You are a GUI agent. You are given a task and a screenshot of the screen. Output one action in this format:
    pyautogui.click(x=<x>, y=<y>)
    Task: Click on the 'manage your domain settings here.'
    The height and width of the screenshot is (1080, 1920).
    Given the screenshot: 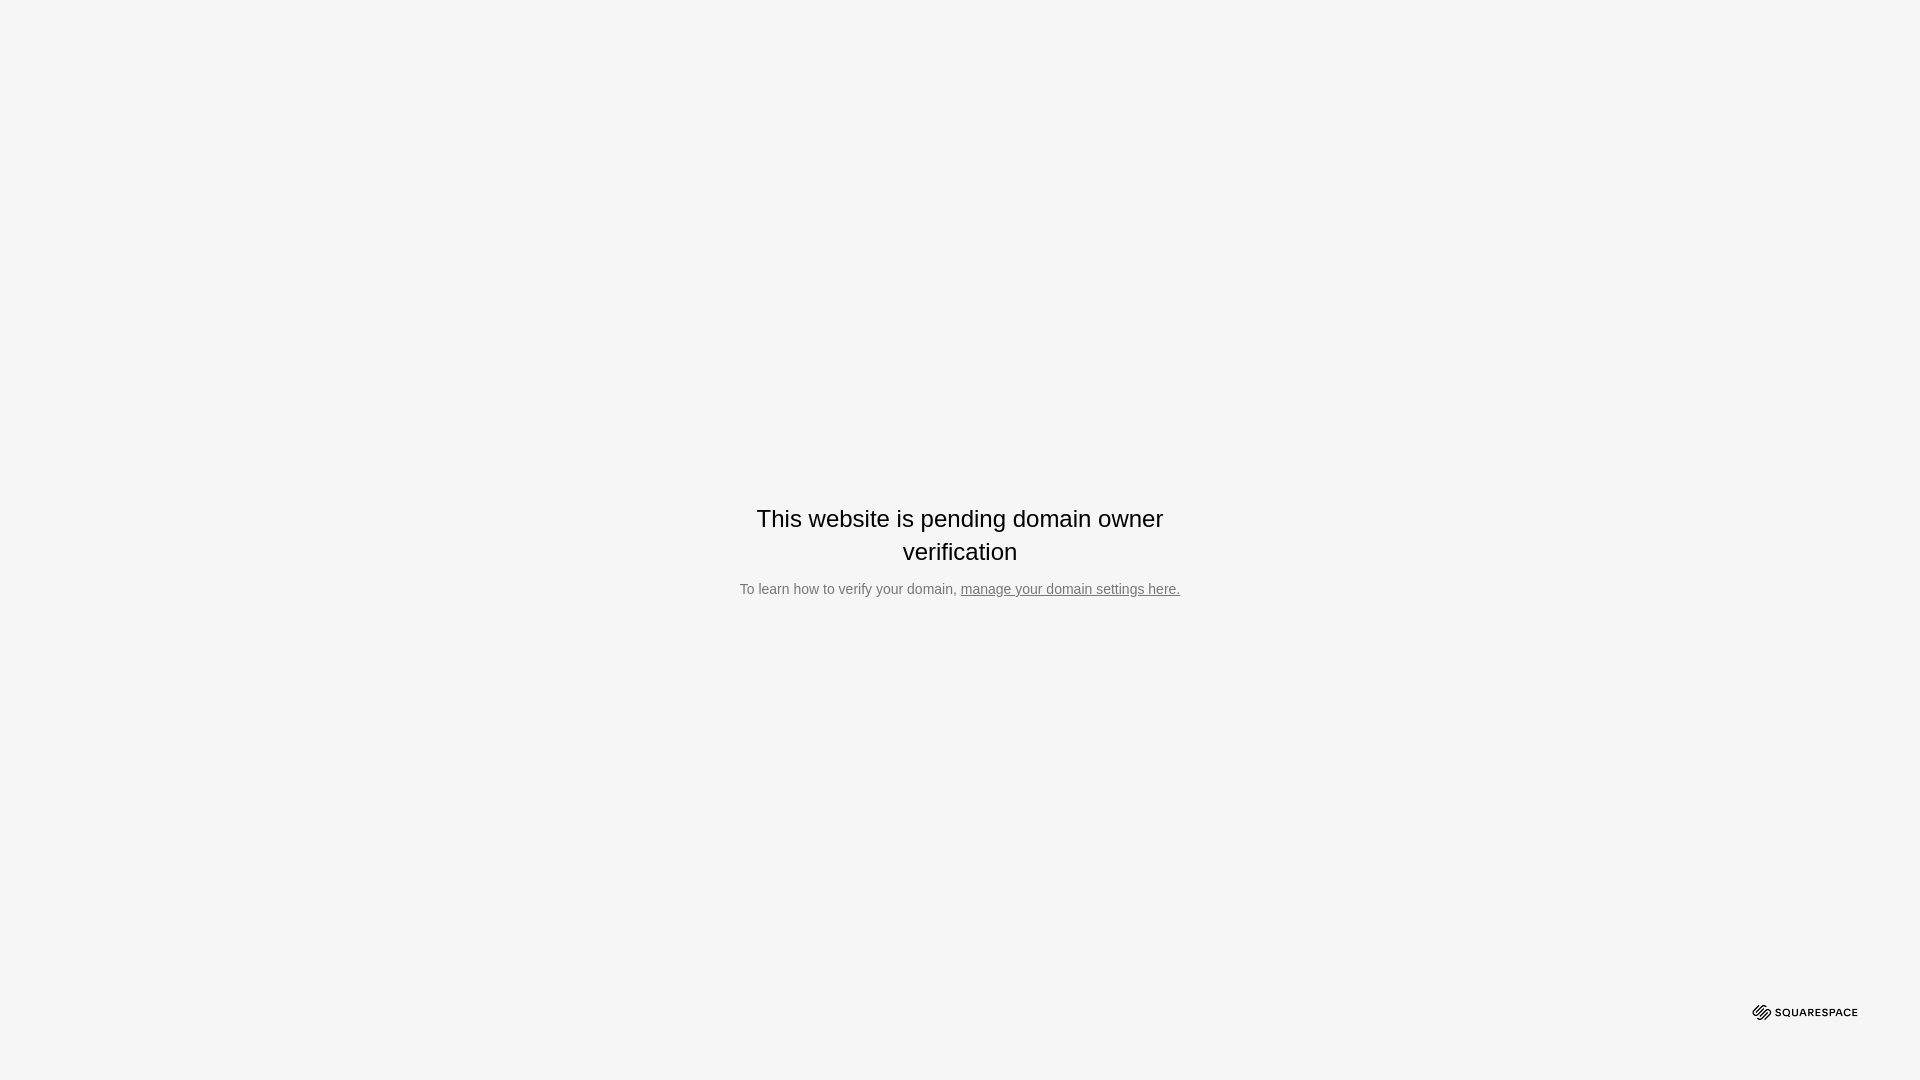 What is the action you would take?
    pyautogui.click(x=1069, y=588)
    